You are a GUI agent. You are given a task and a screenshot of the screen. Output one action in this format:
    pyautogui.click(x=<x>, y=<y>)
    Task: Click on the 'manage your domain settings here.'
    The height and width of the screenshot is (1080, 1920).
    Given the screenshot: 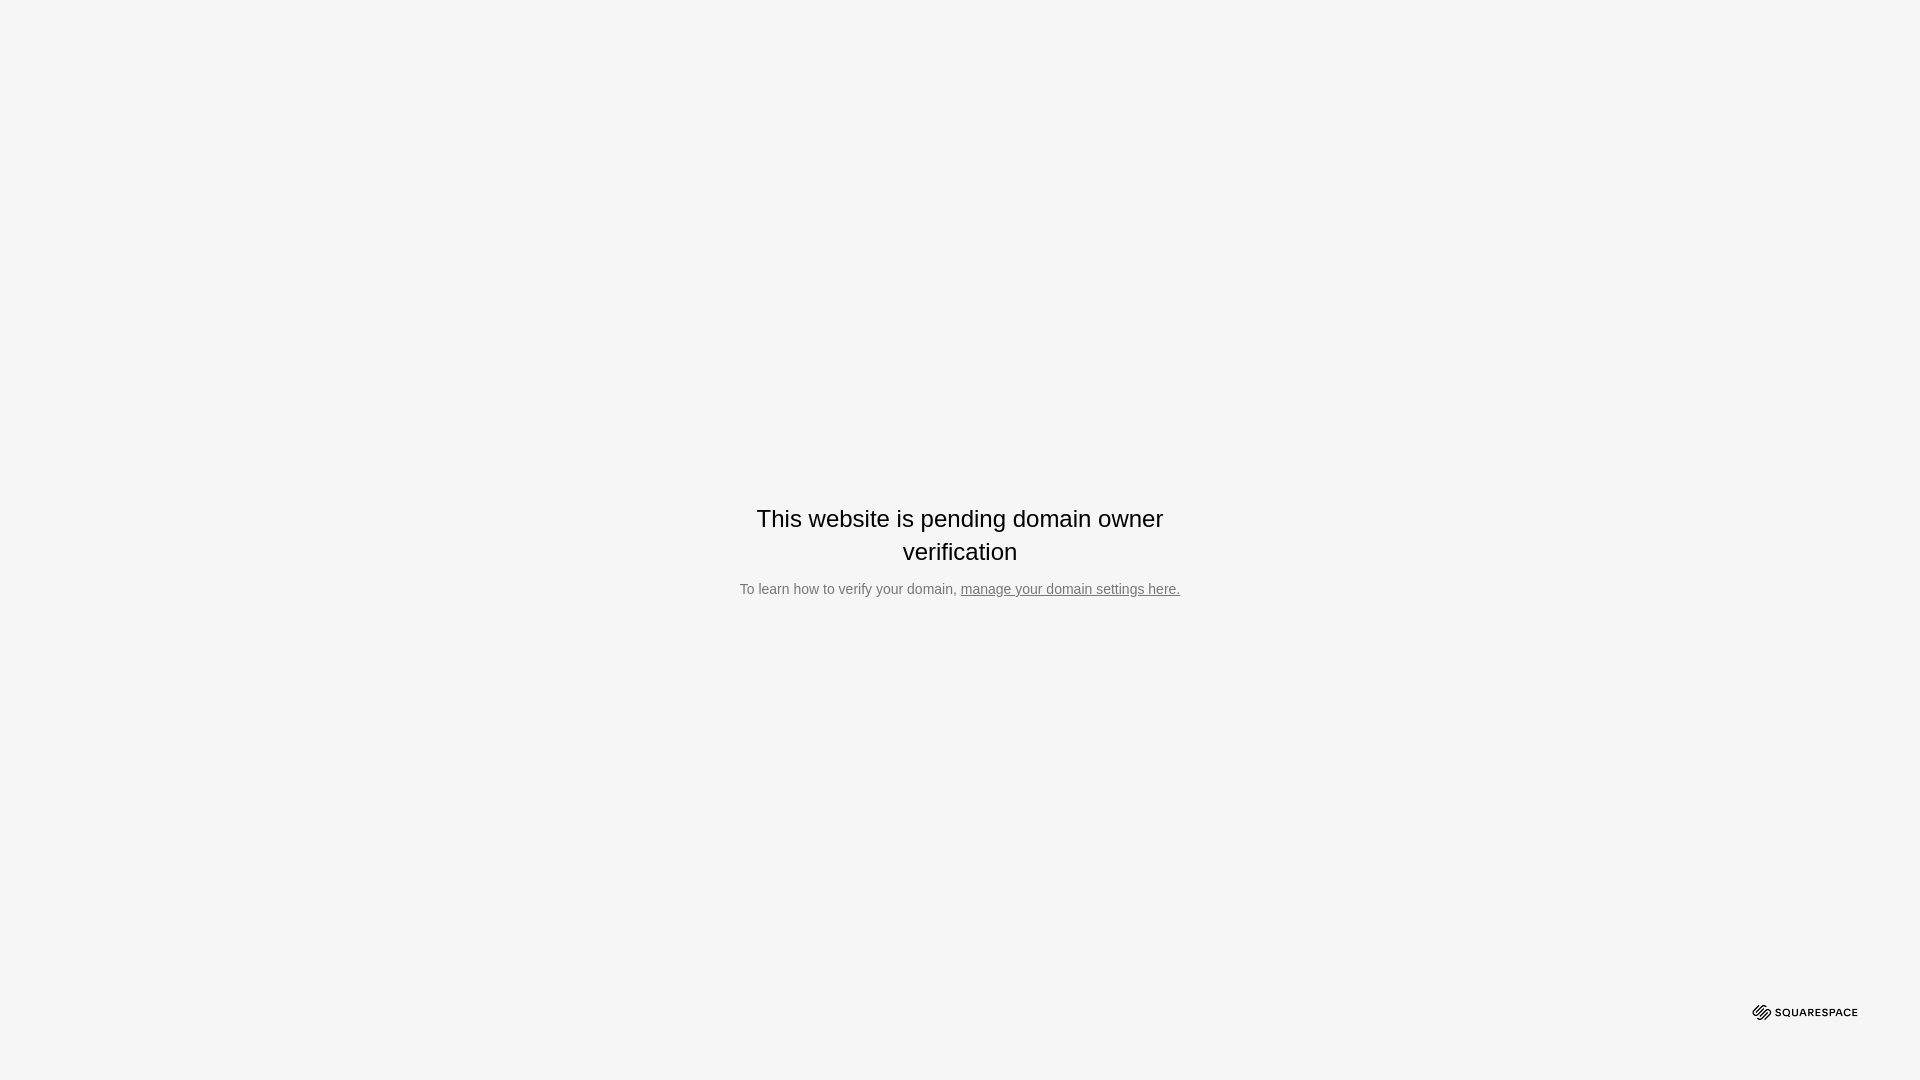 What is the action you would take?
    pyautogui.click(x=1069, y=588)
    